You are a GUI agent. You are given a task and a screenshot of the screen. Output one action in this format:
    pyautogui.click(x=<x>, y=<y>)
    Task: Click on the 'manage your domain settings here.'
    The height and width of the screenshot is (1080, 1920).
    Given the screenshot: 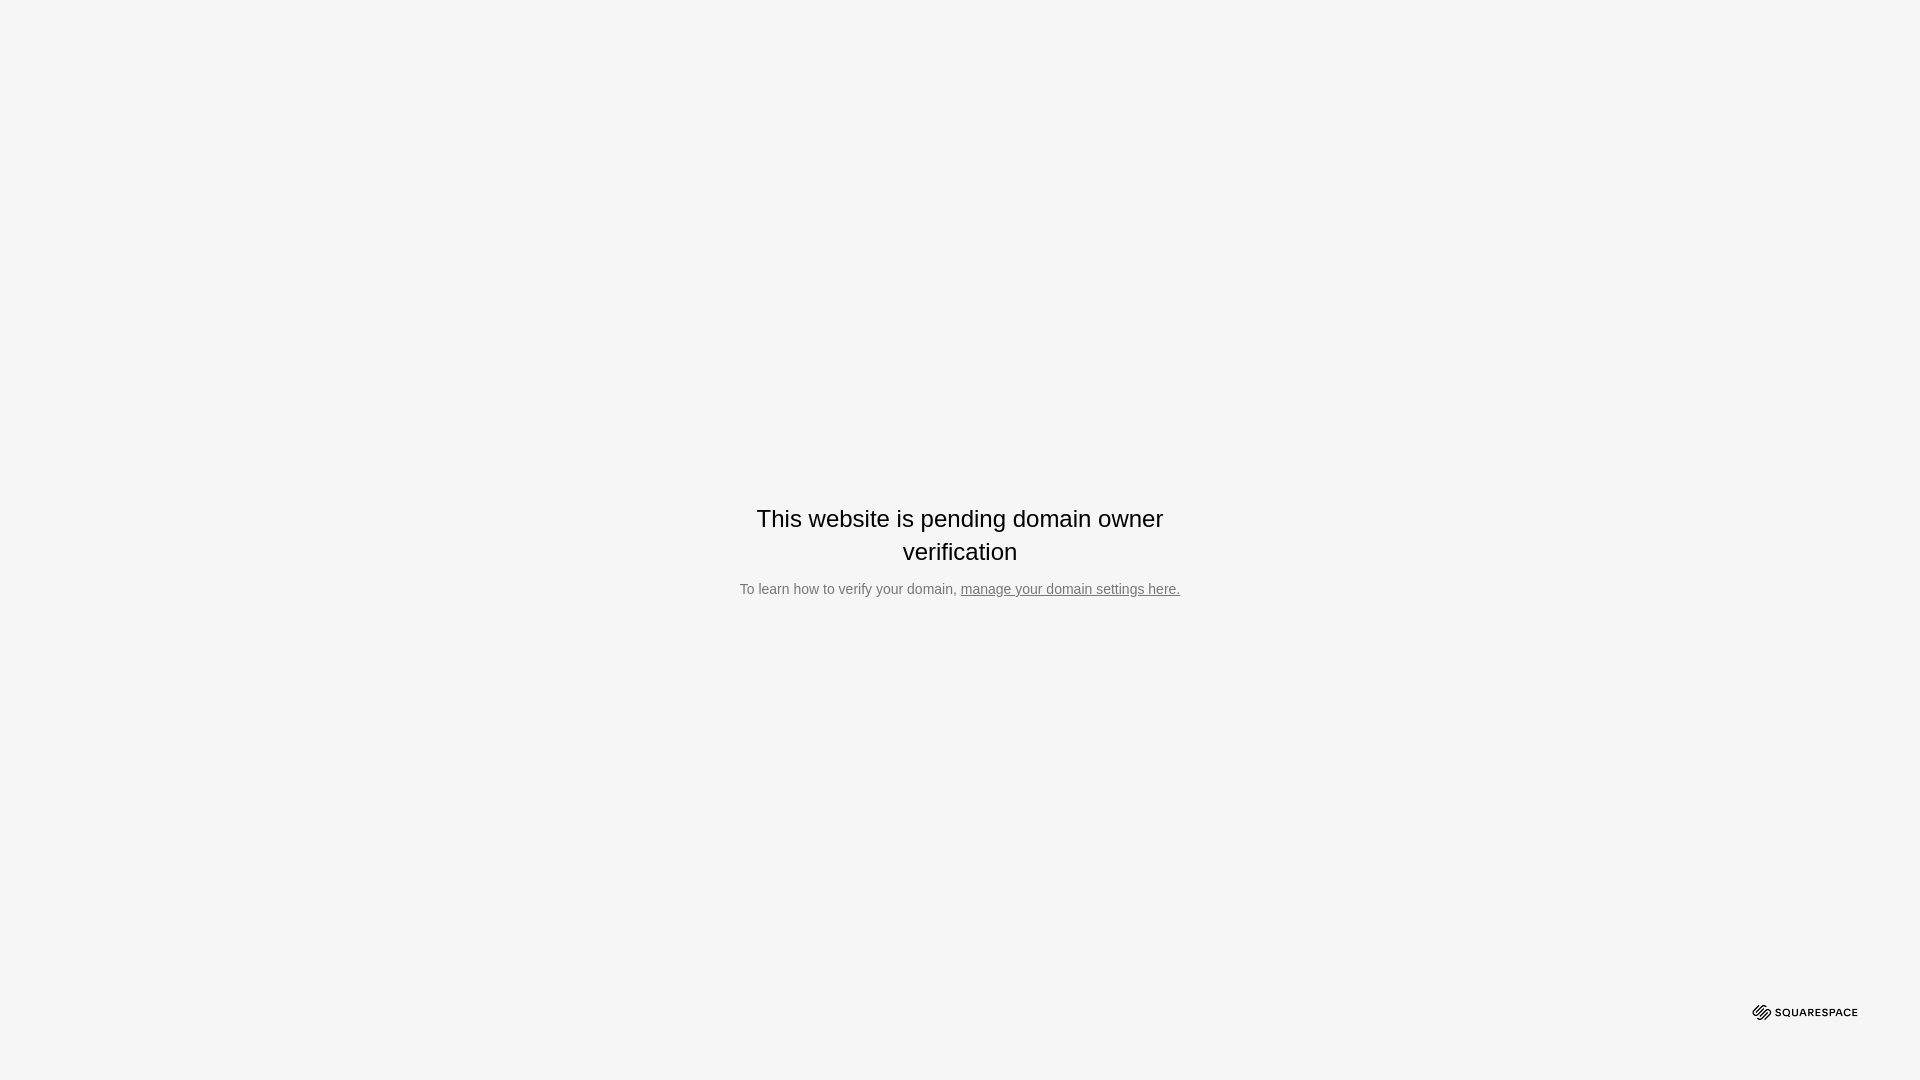 What is the action you would take?
    pyautogui.click(x=1069, y=588)
    